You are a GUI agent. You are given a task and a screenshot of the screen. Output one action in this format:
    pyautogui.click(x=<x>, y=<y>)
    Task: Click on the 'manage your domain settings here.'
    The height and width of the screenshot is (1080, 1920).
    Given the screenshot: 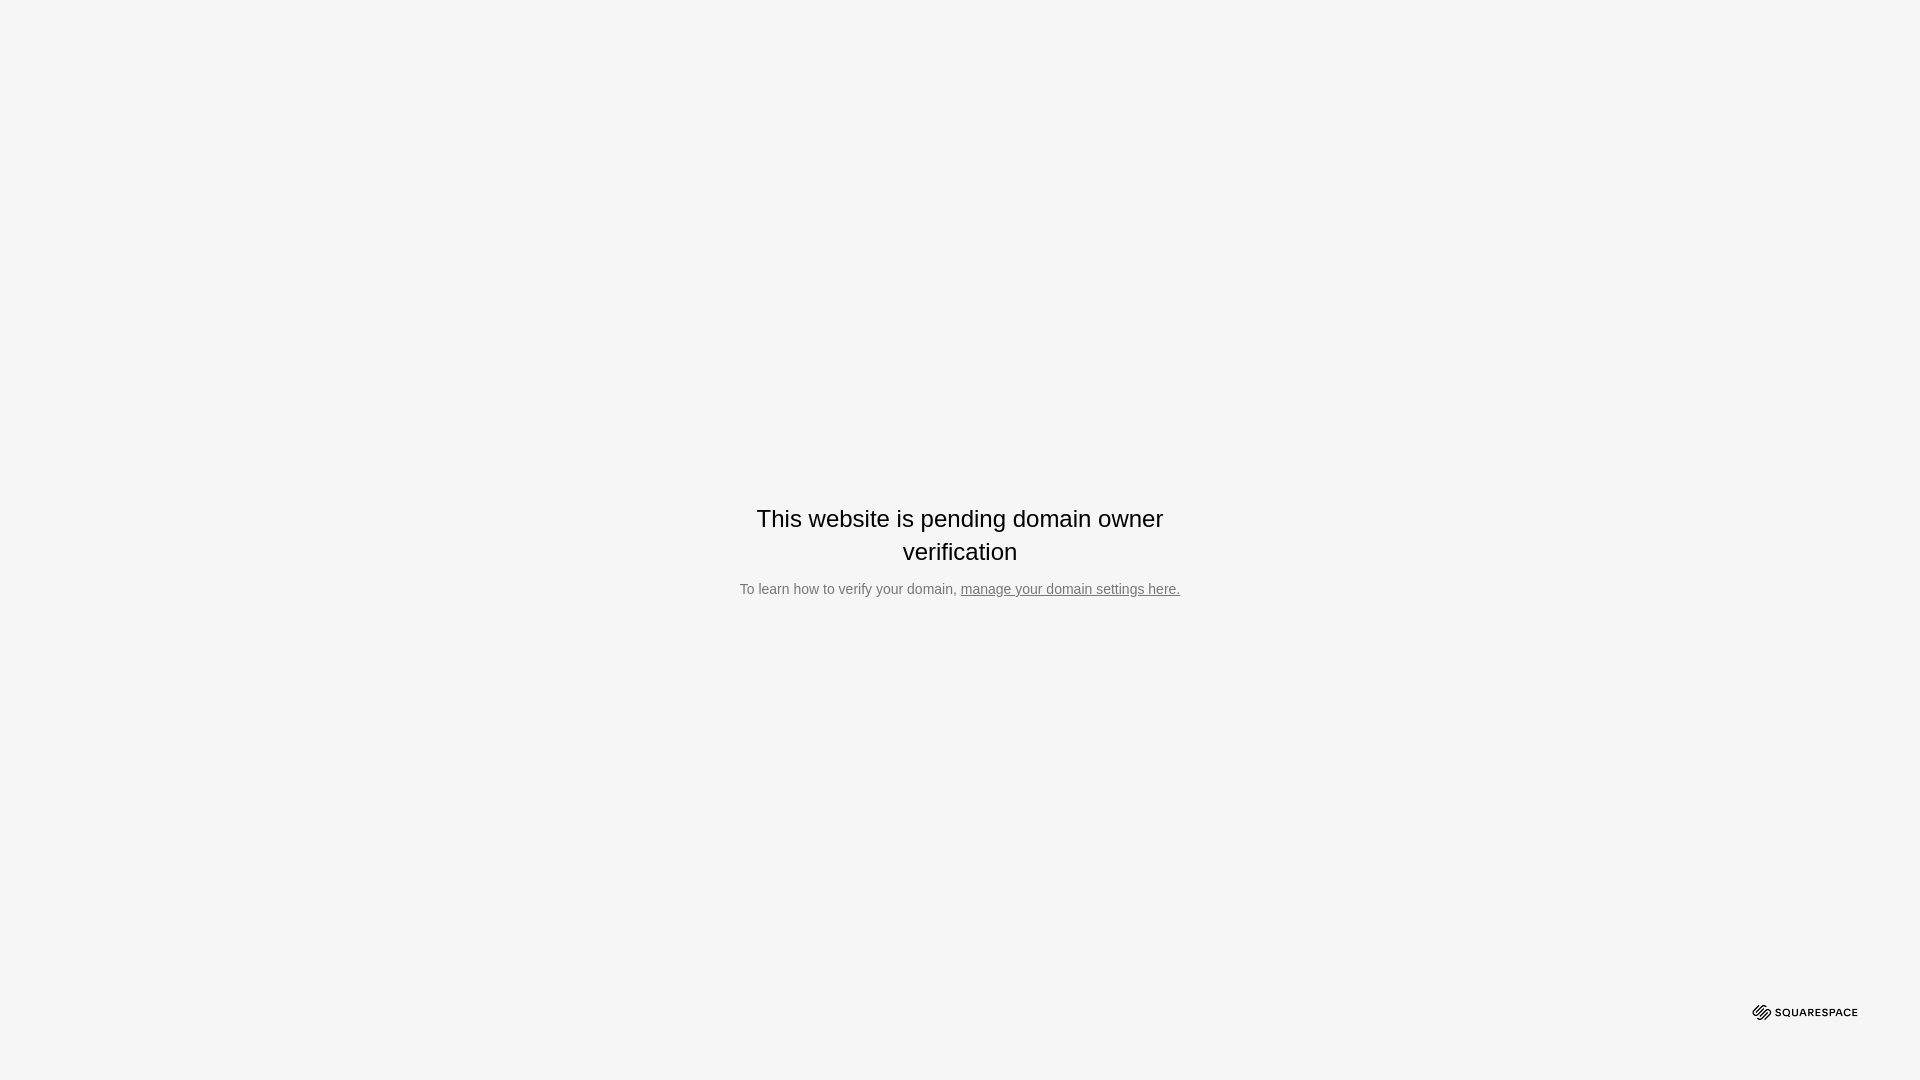 What is the action you would take?
    pyautogui.click(x=1069, y=588)
    